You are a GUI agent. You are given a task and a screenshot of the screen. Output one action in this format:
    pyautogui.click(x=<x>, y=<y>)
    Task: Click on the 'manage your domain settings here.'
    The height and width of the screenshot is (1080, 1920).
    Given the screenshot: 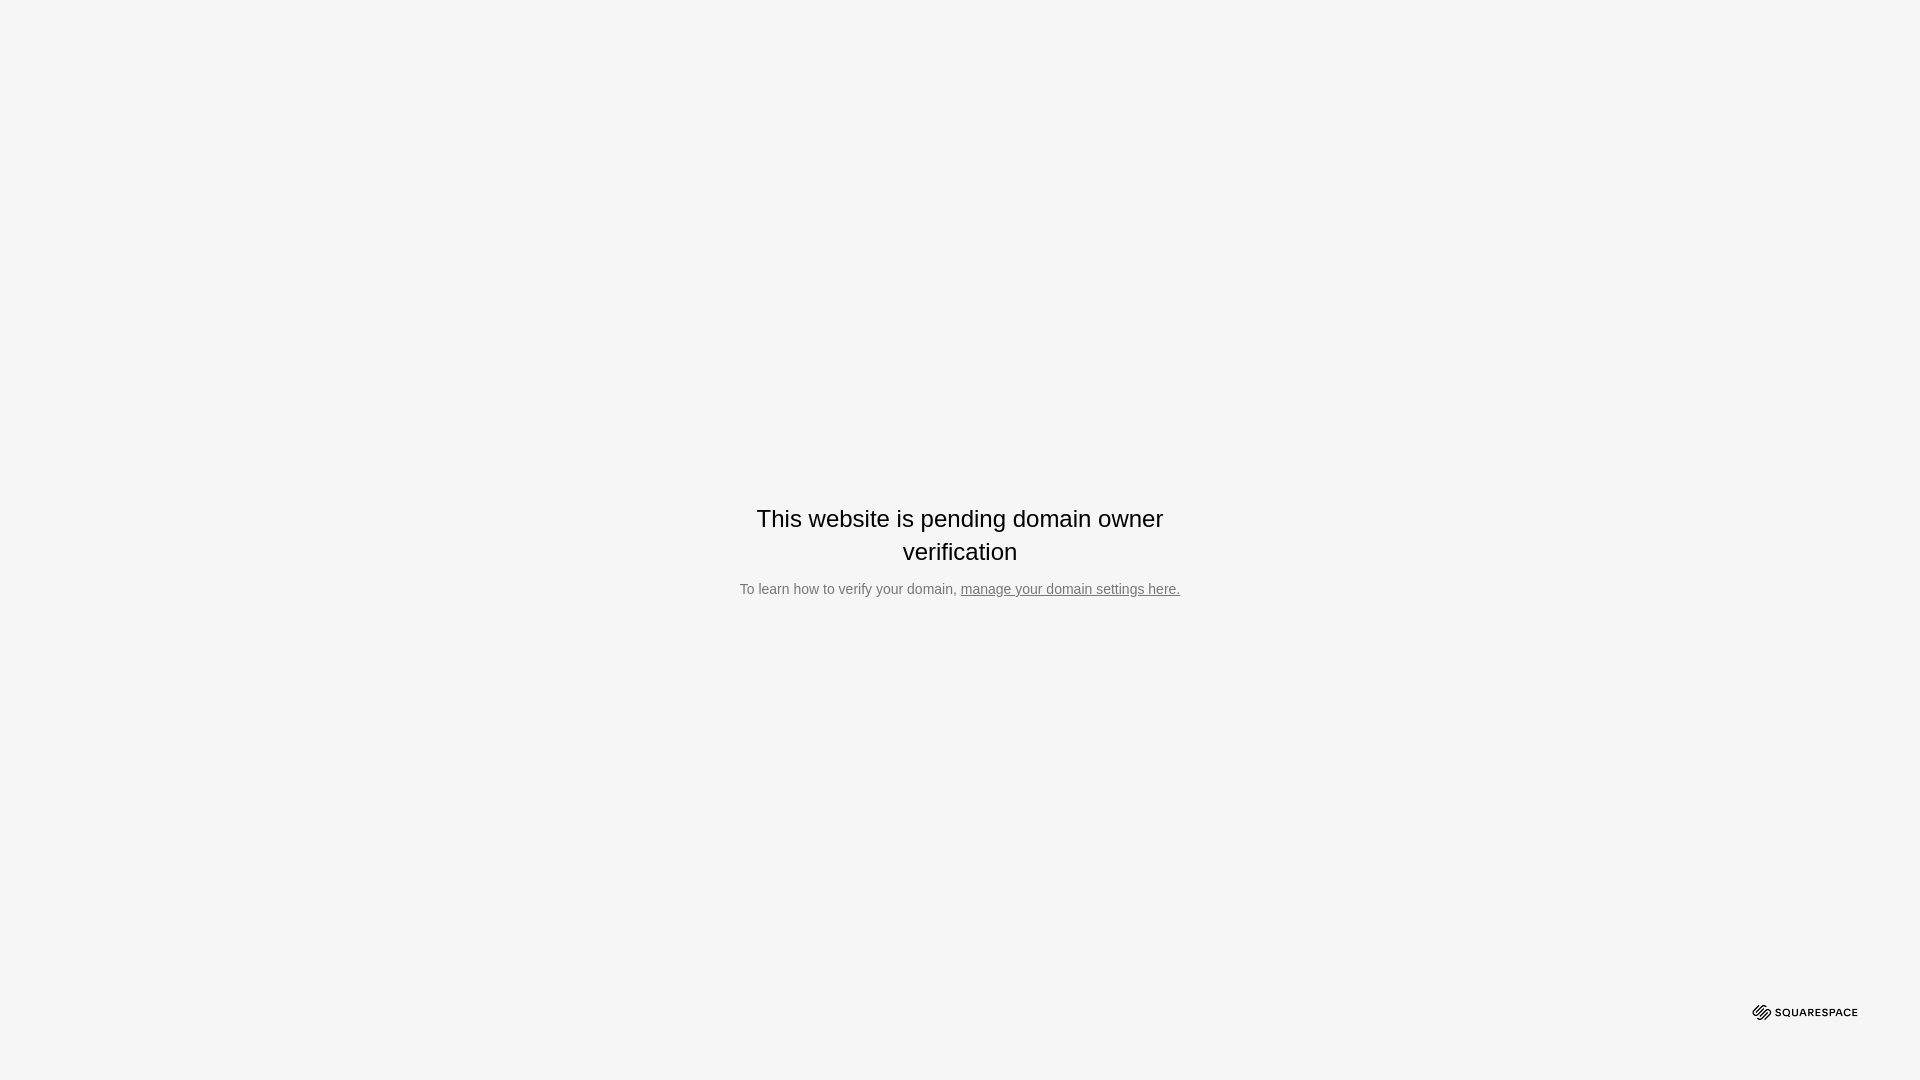 What is the action you would take?
    pyautogui.click(x=1069, y=588)
    